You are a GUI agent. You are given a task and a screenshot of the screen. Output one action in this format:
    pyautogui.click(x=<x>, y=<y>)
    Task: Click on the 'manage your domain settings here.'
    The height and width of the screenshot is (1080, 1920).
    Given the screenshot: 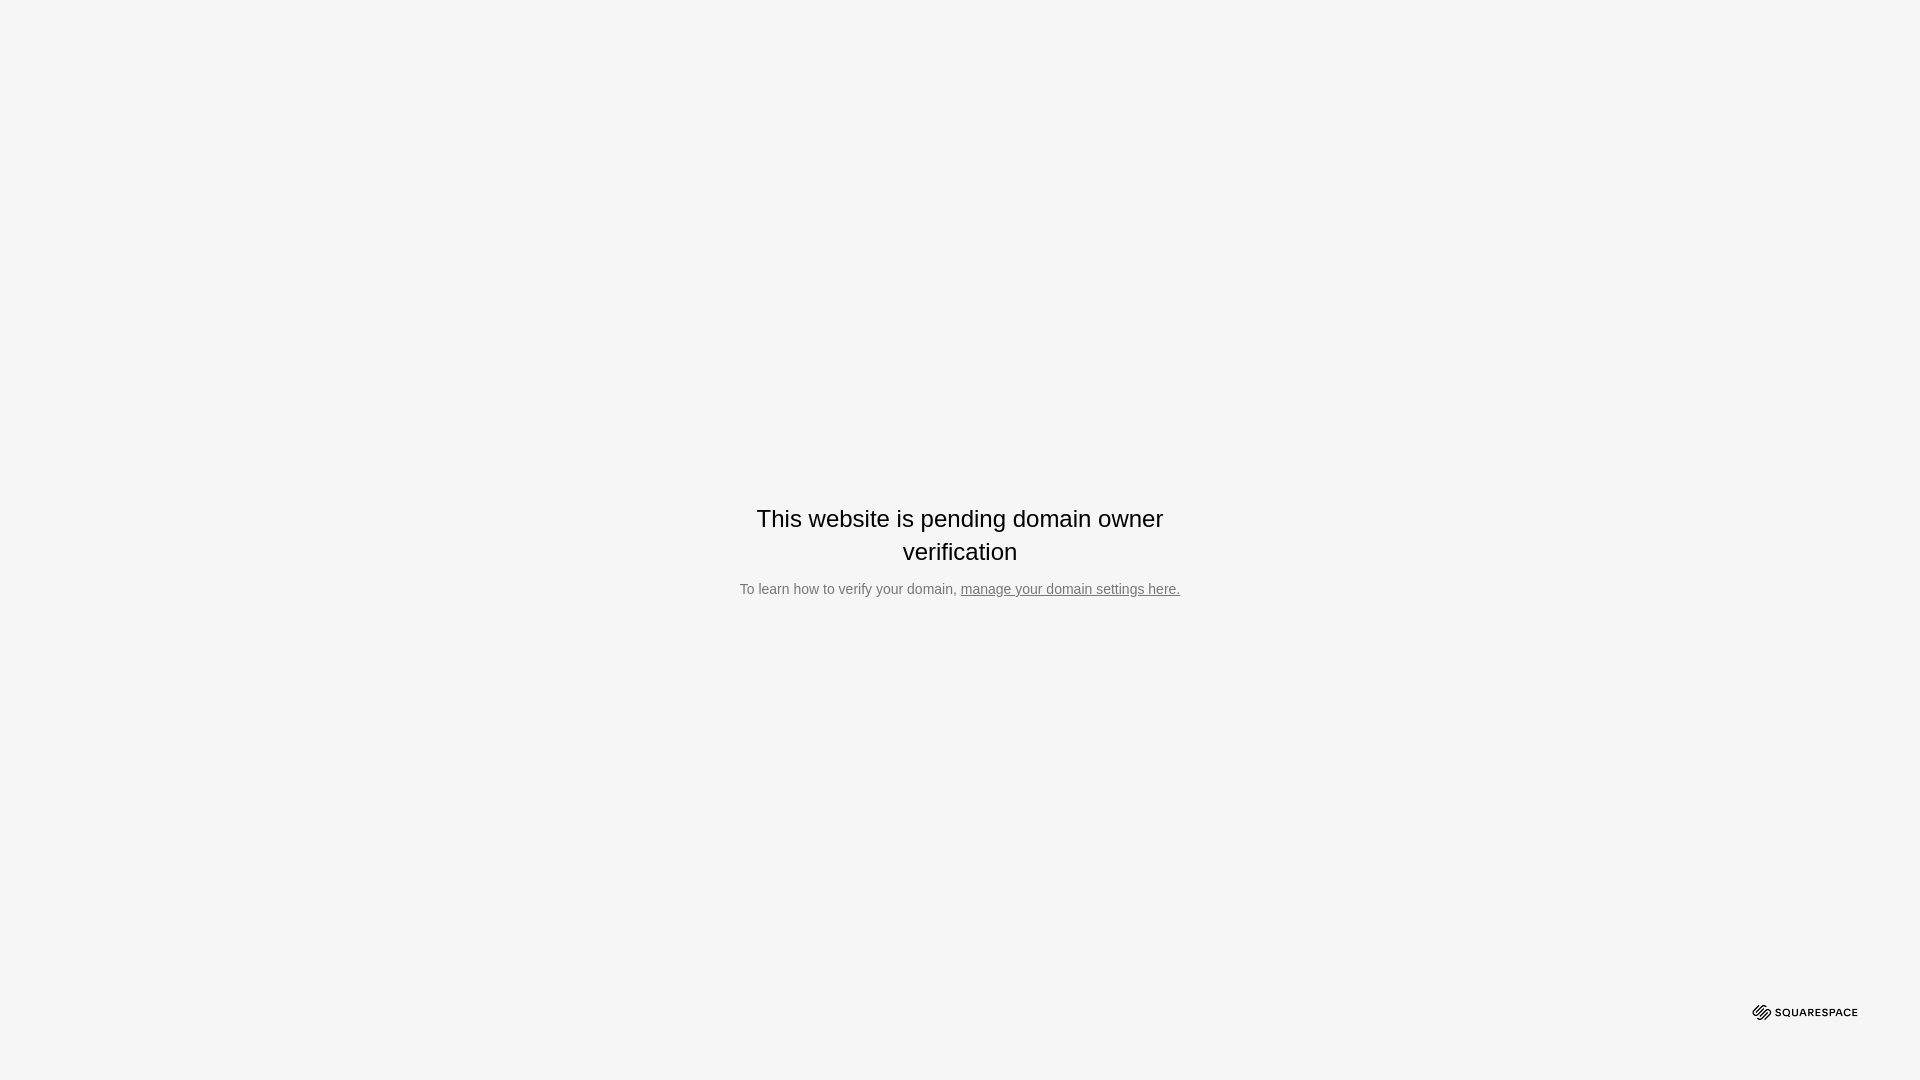 What is the action you would take?
    pyautogui.click(x=1069, y=588)
    